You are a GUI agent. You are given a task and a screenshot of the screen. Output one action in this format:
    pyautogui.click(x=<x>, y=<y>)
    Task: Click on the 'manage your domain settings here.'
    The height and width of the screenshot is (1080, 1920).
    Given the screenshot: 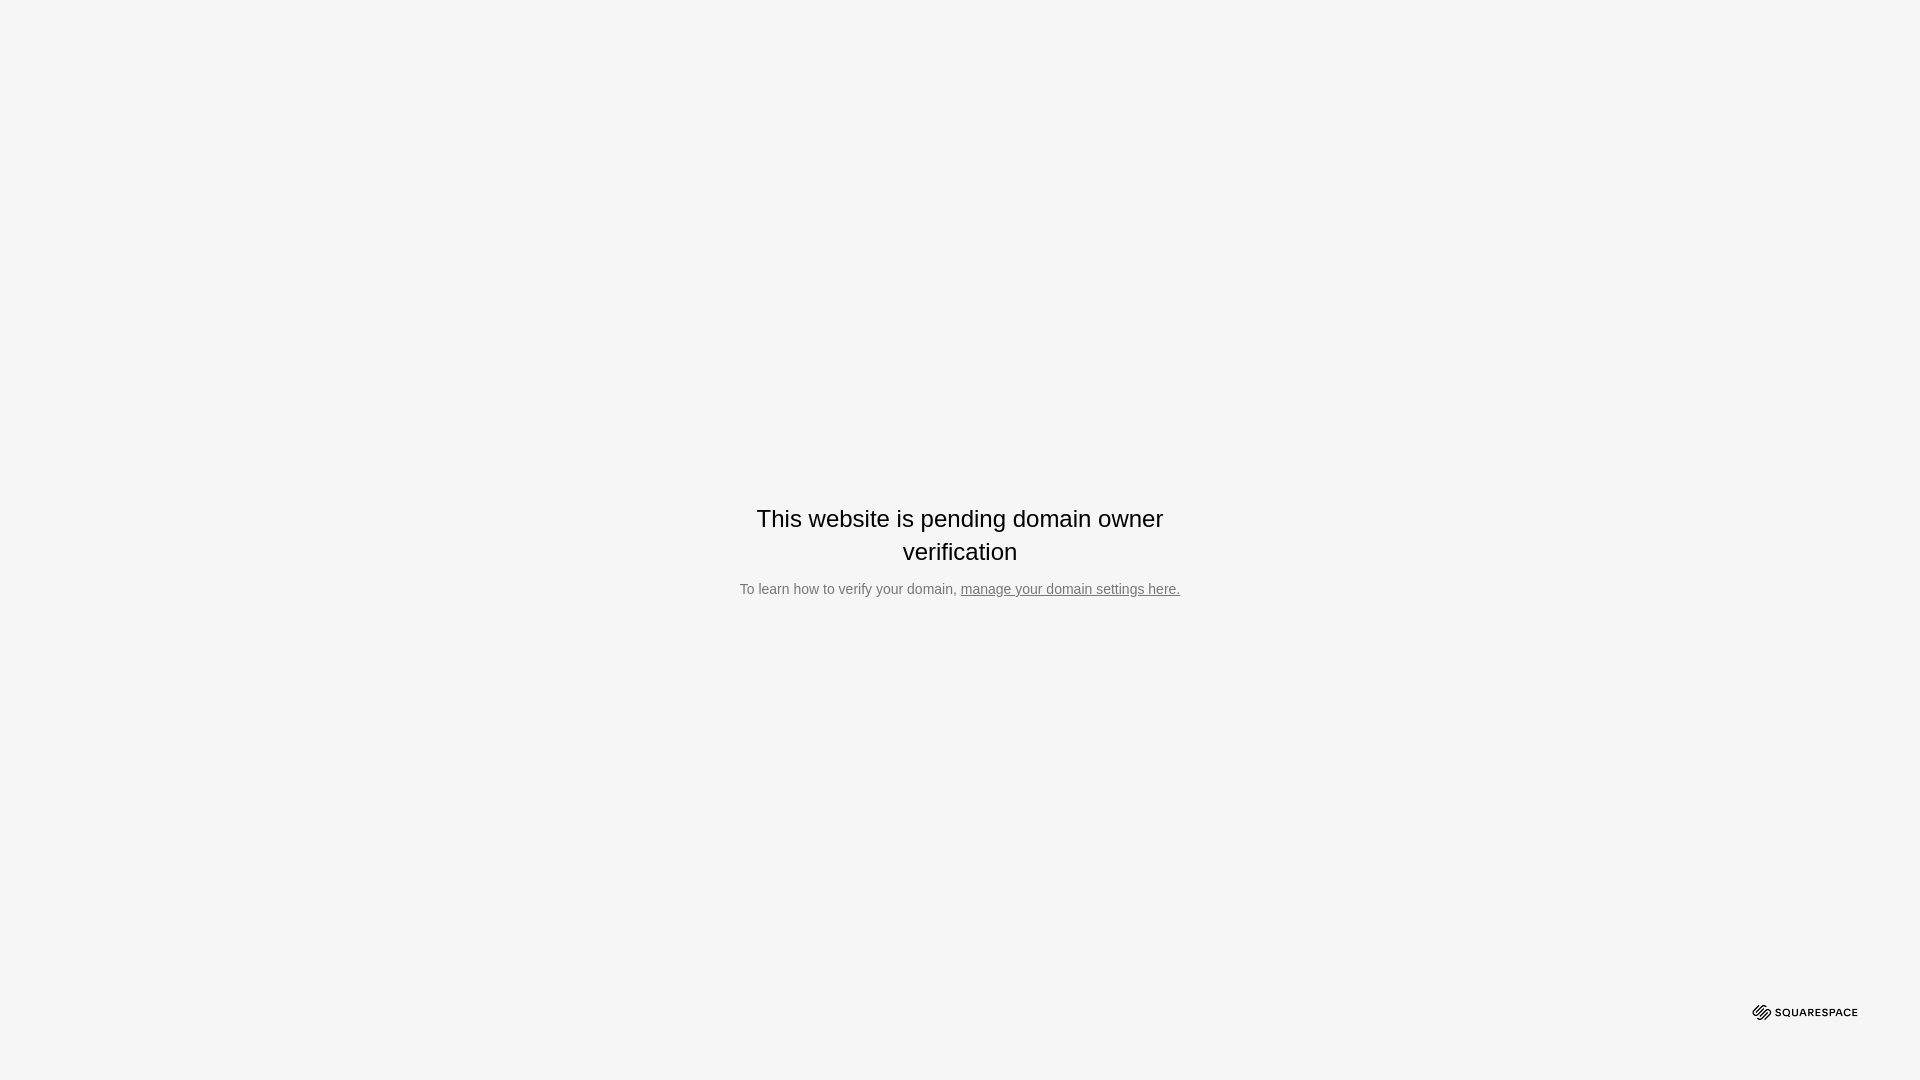 What is the action you would take?
    pyautogui.click(x=1069, y=588)
    